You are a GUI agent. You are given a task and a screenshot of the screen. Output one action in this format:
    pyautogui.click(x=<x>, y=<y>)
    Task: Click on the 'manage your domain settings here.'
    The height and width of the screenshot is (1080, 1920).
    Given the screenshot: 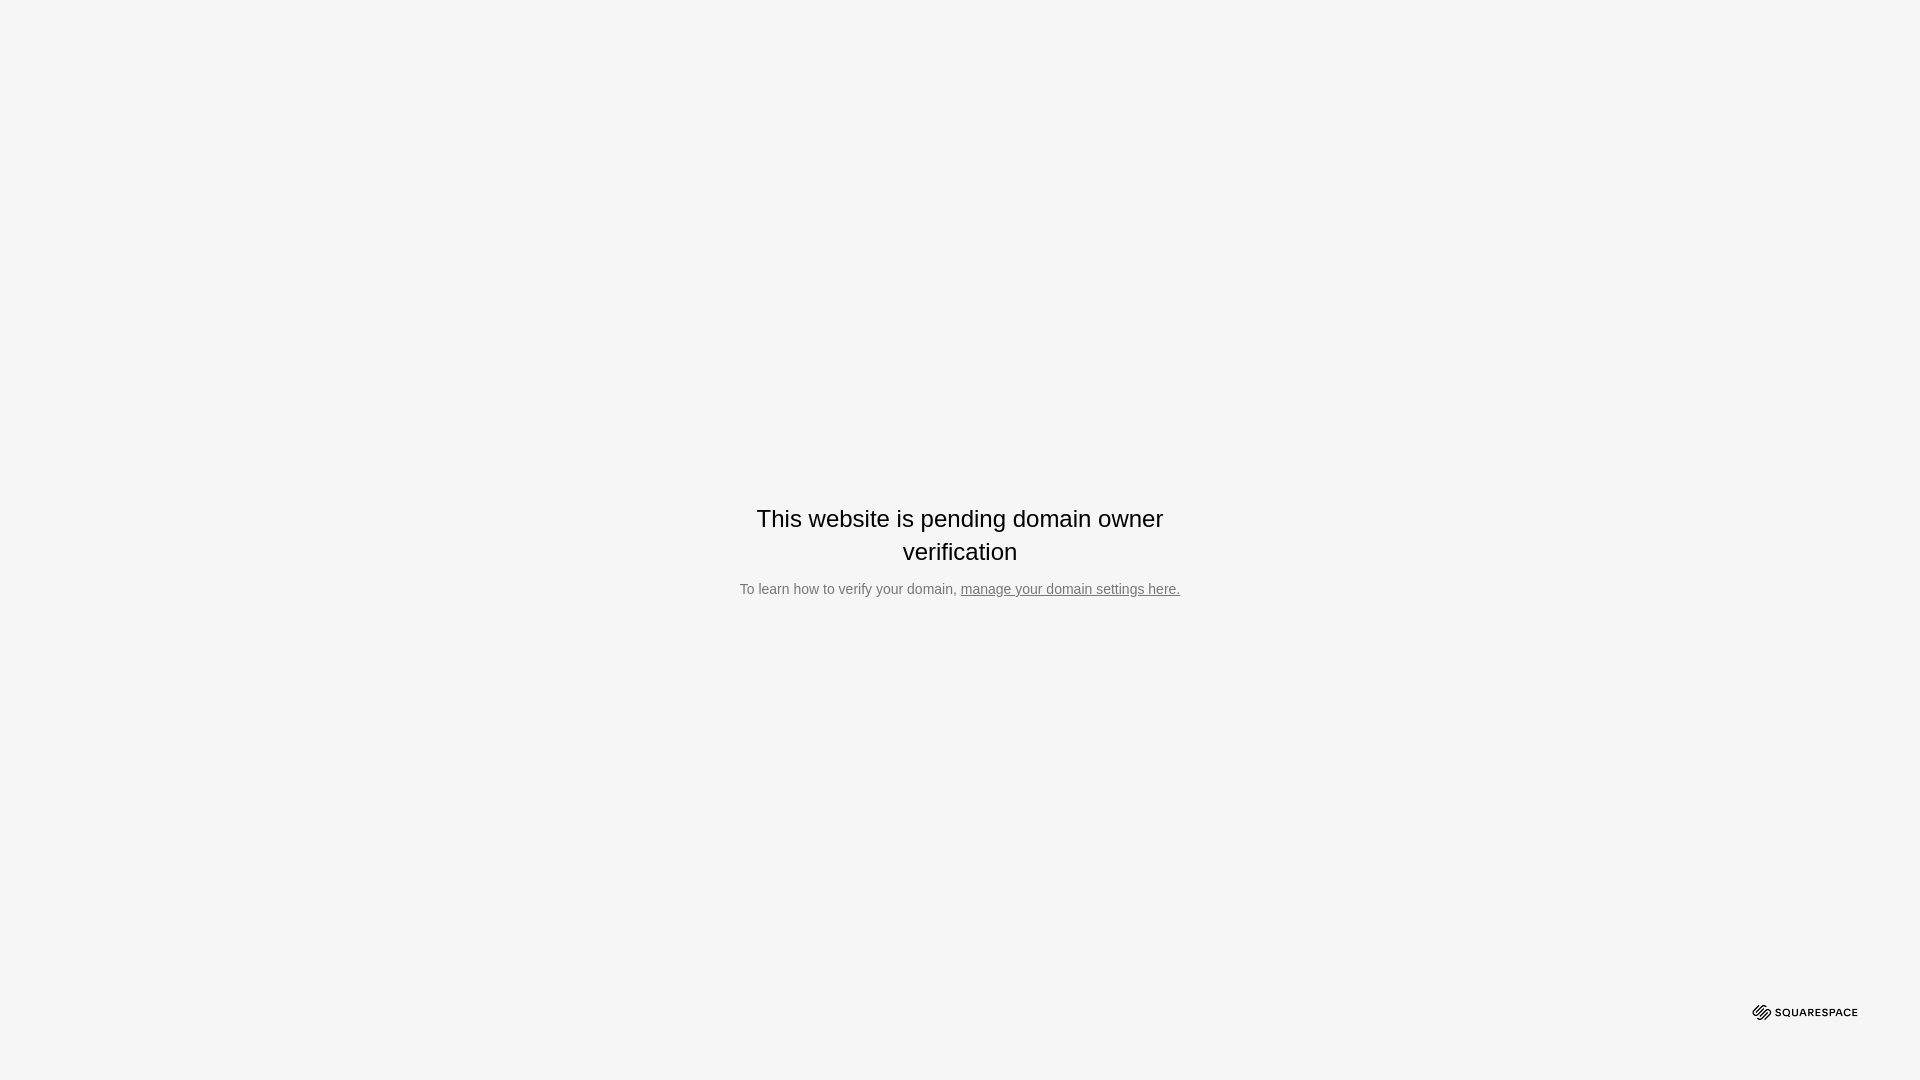 What is the action you would take?
    pyautogui.click(x=1069, y=588)
    